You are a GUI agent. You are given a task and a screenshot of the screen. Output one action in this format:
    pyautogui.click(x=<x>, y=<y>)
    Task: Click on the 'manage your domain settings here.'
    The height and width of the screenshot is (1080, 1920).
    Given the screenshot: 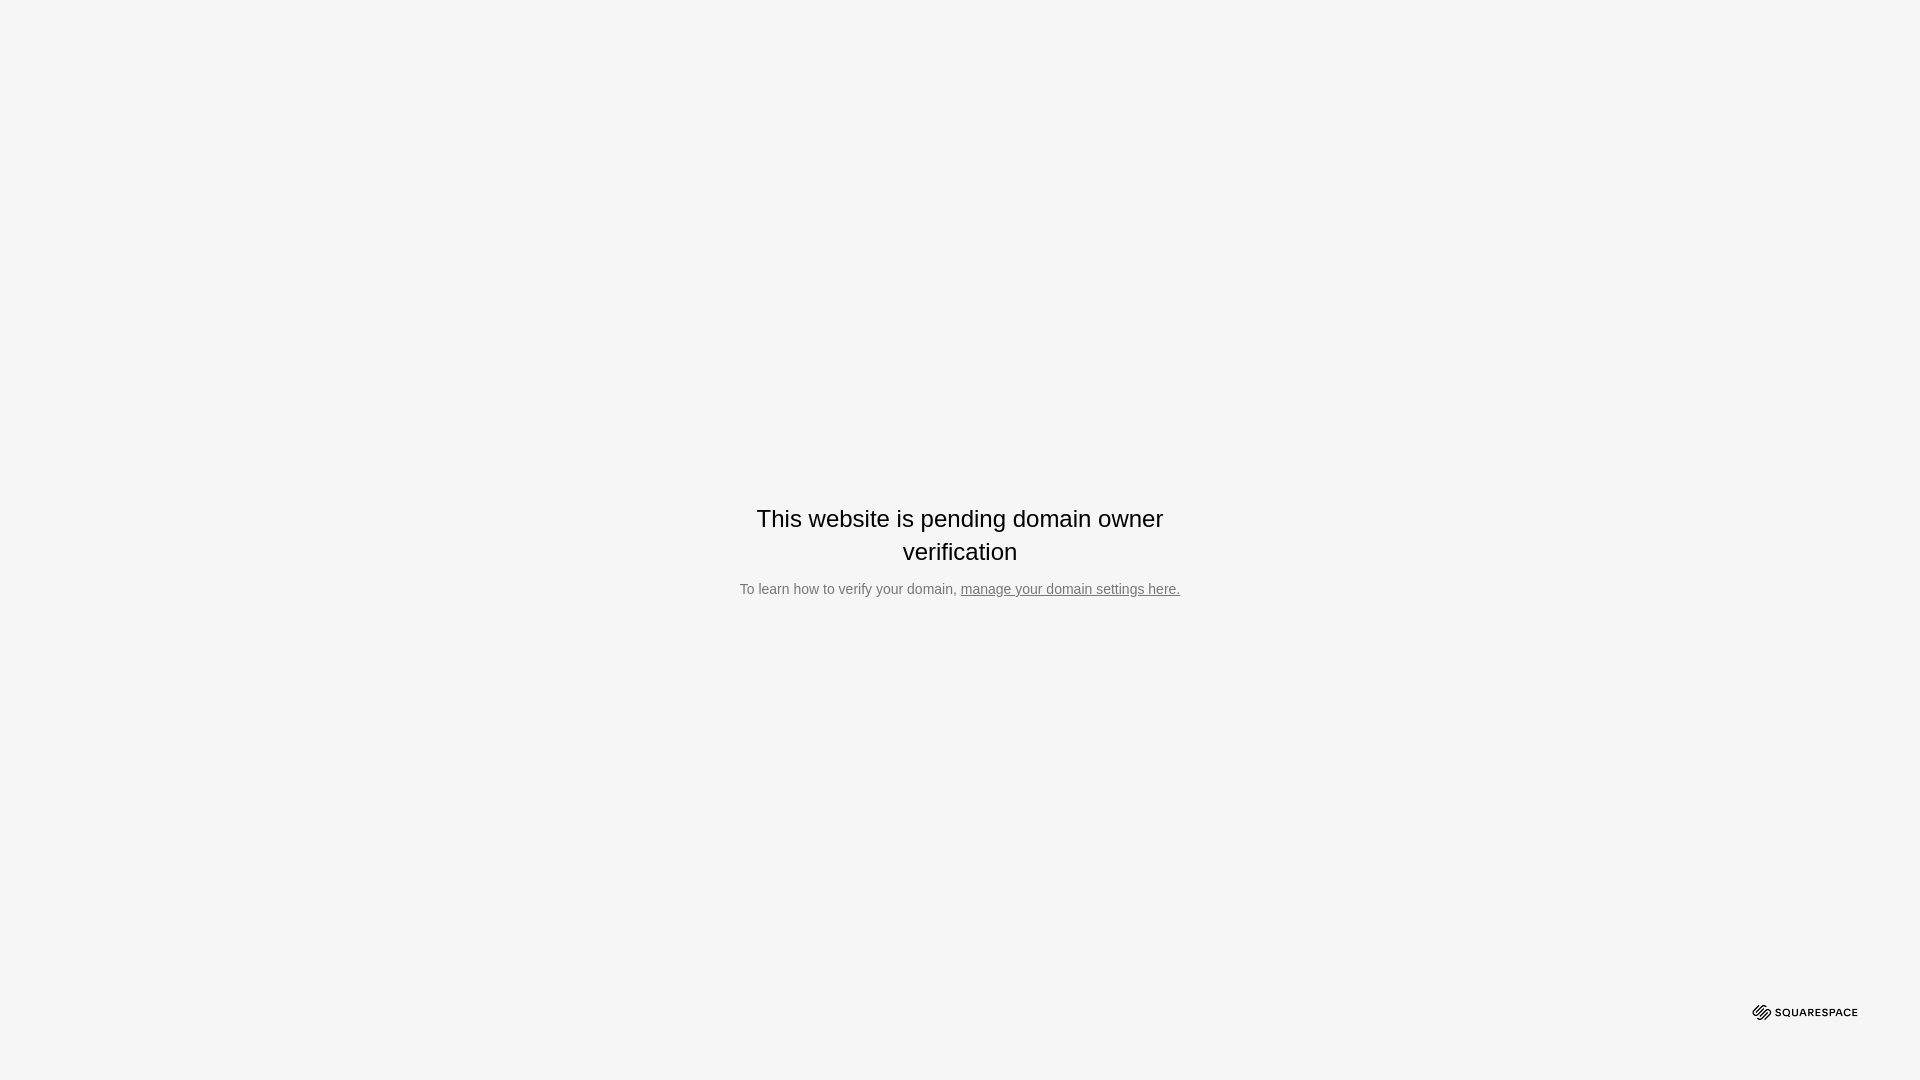 What is the action you would take?
    pyautogui.click(x=1069, y=588)
    